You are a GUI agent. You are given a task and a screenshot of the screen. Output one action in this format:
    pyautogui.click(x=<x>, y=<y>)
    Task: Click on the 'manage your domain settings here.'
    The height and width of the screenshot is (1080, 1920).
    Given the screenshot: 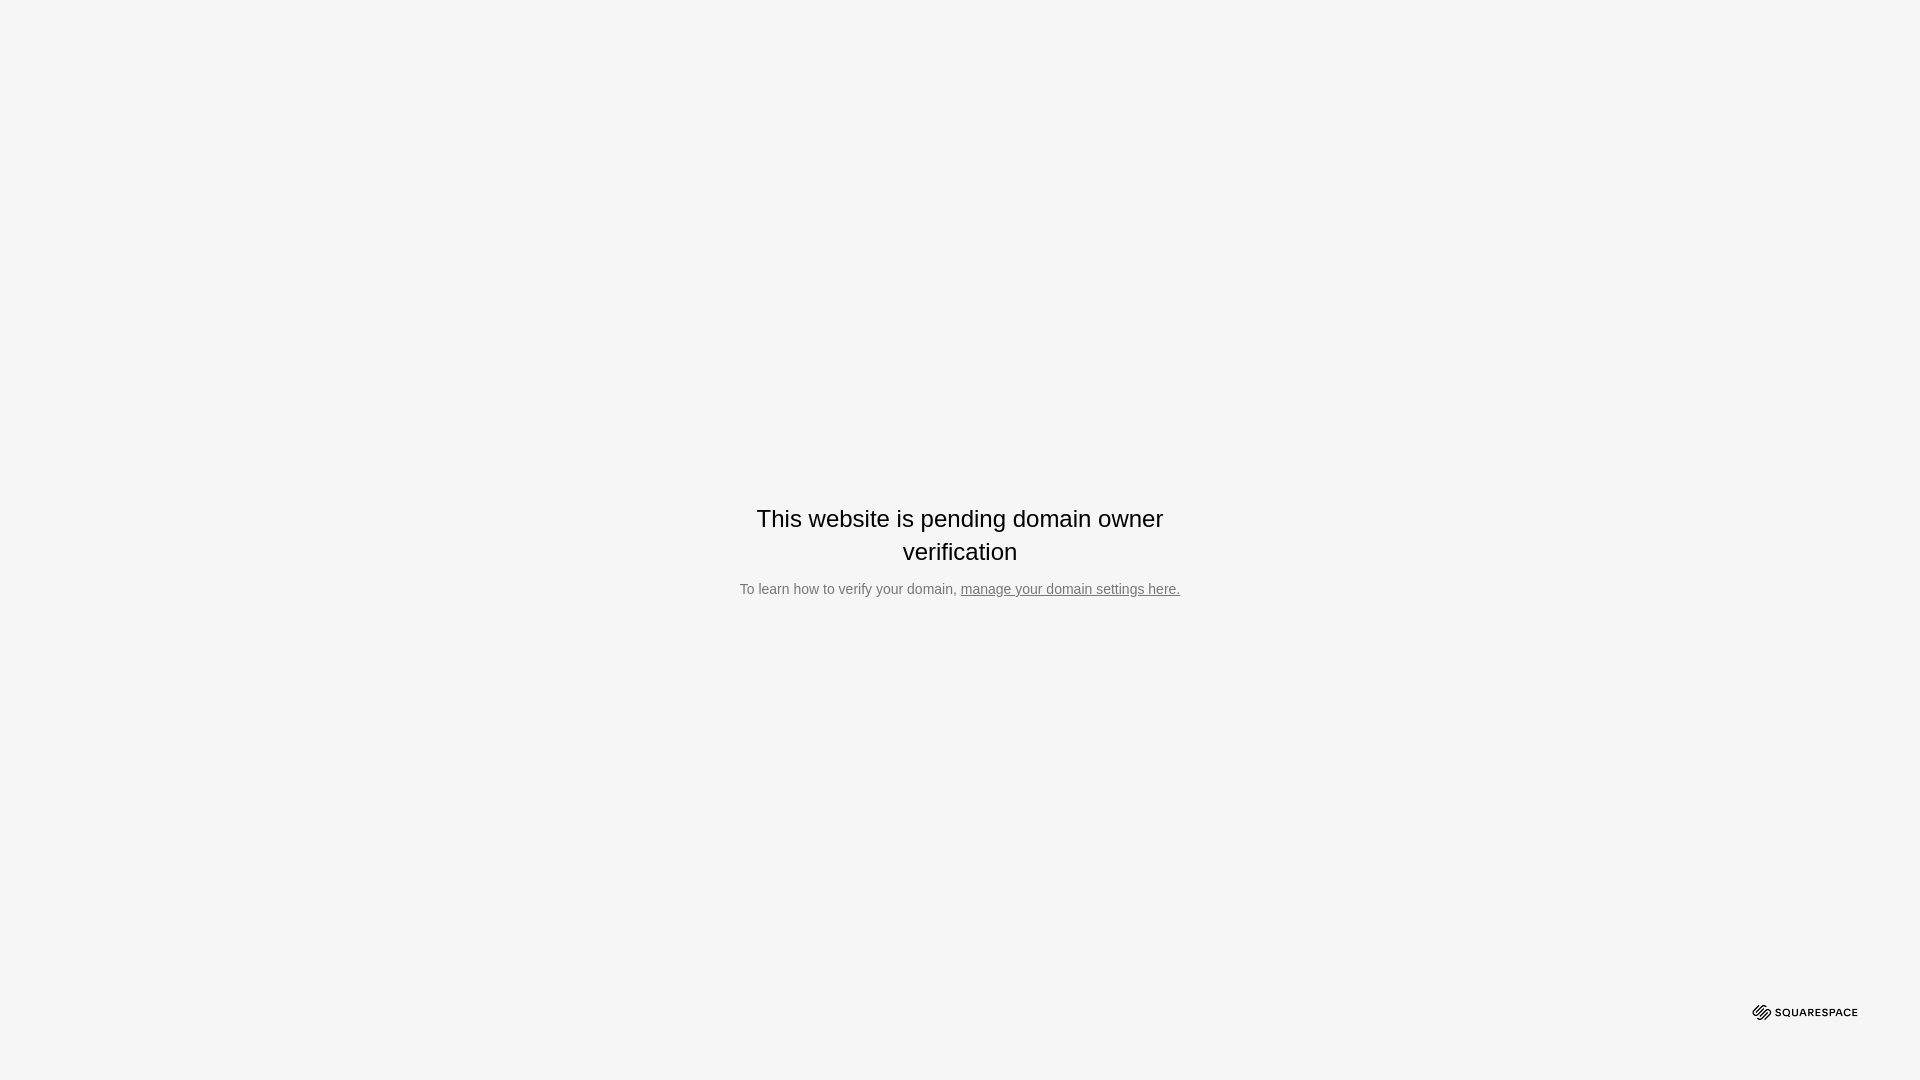 What is the action you would take?
    pyautogui.click(x=1069, y=588)
    